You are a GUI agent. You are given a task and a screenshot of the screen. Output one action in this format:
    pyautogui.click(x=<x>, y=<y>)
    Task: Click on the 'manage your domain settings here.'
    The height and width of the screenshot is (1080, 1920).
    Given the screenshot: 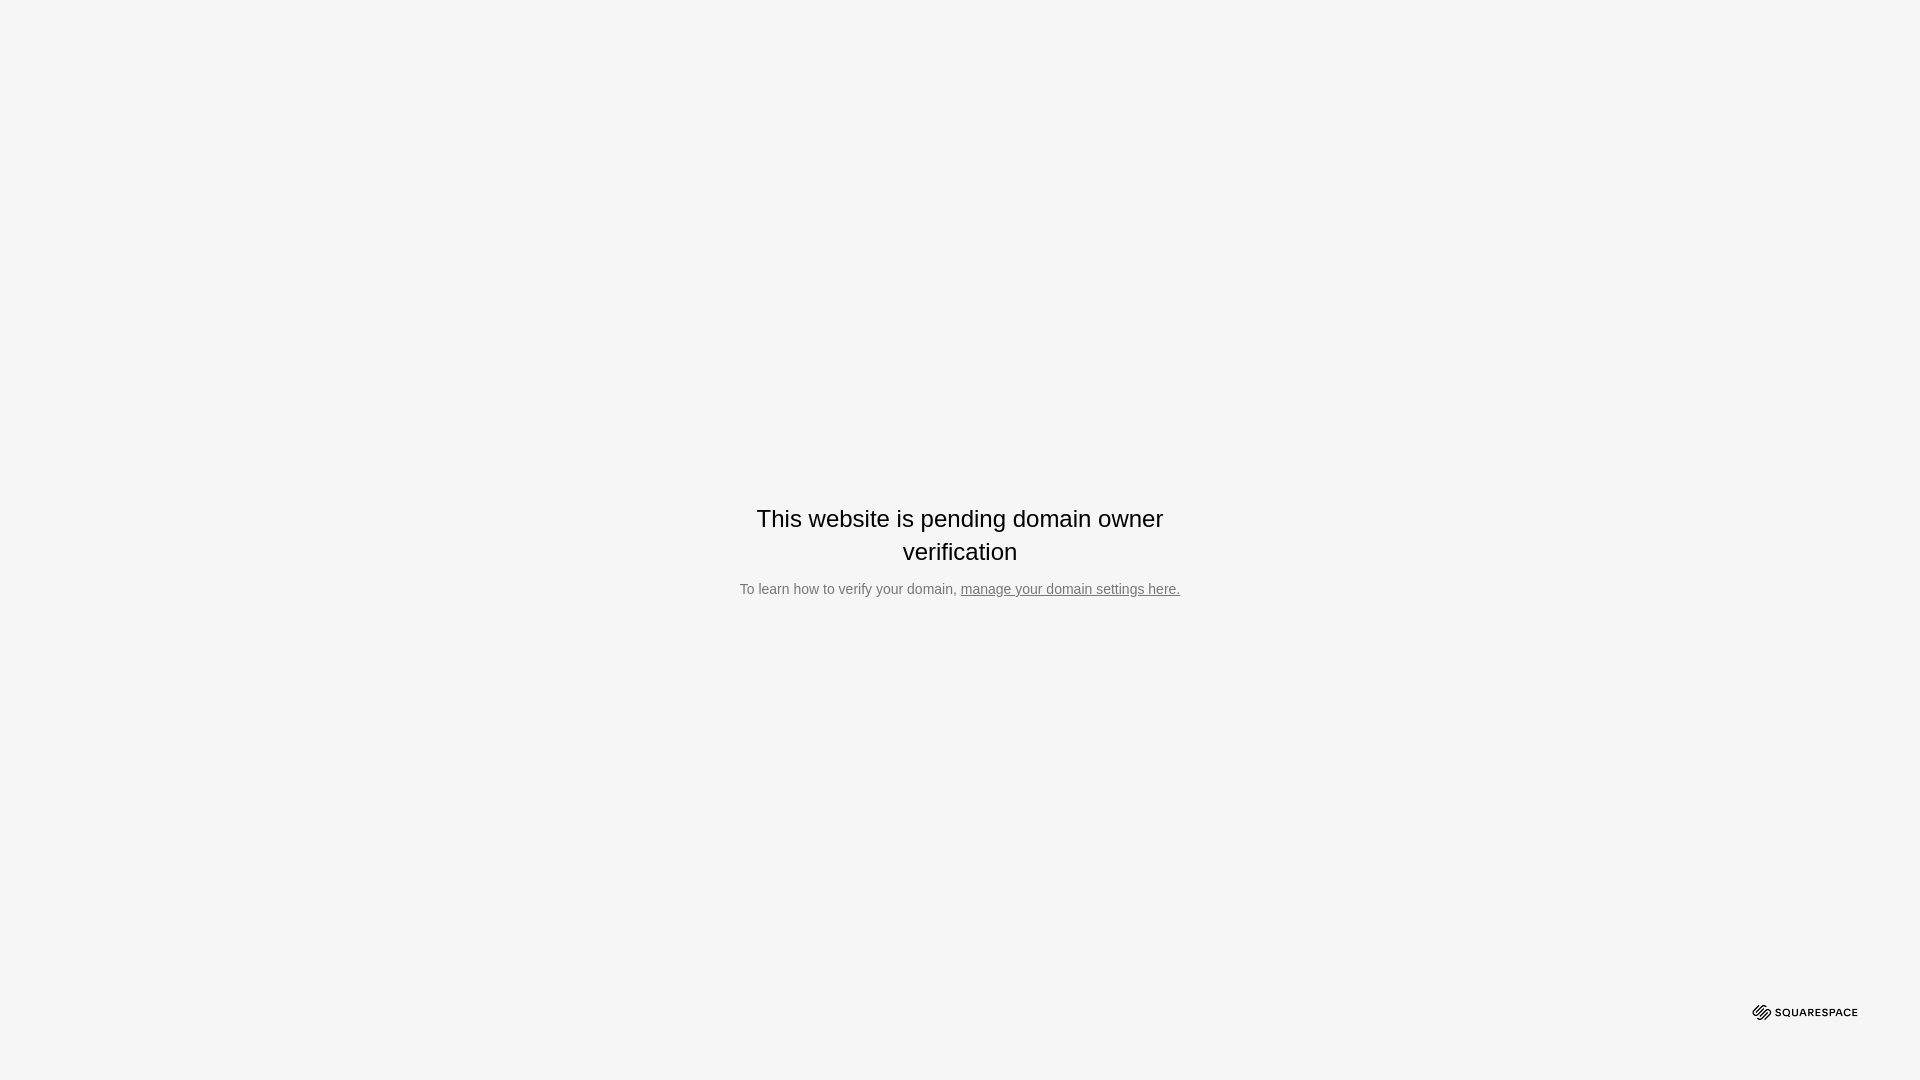 What is the action you would take?
    pyautogui.click(x=1069, y=588)
    